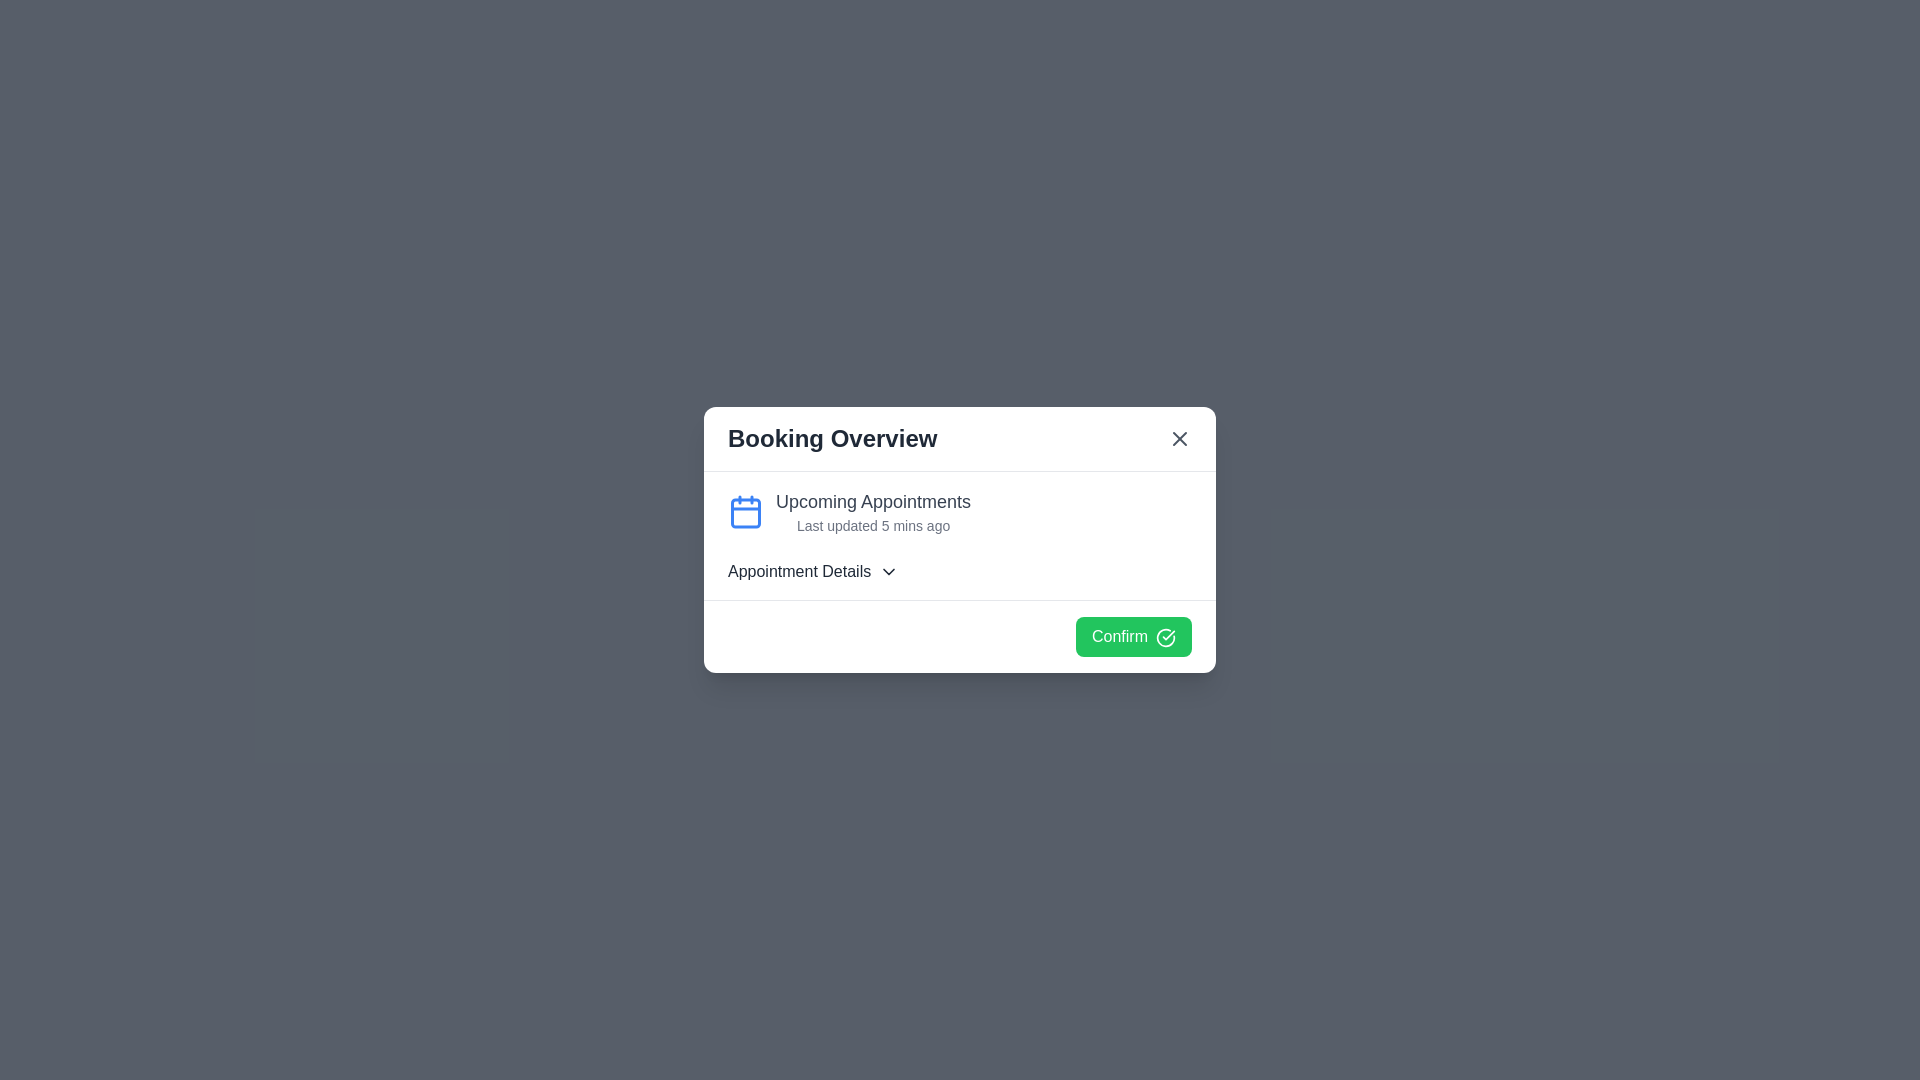 This screenshot has width=1920, height=1080. What do you see at coordinates (960, 571) in the screenshot?
I see `the dropdown trigger element located below 'Upcoming Appointments'` at bounding box center [960, 571].